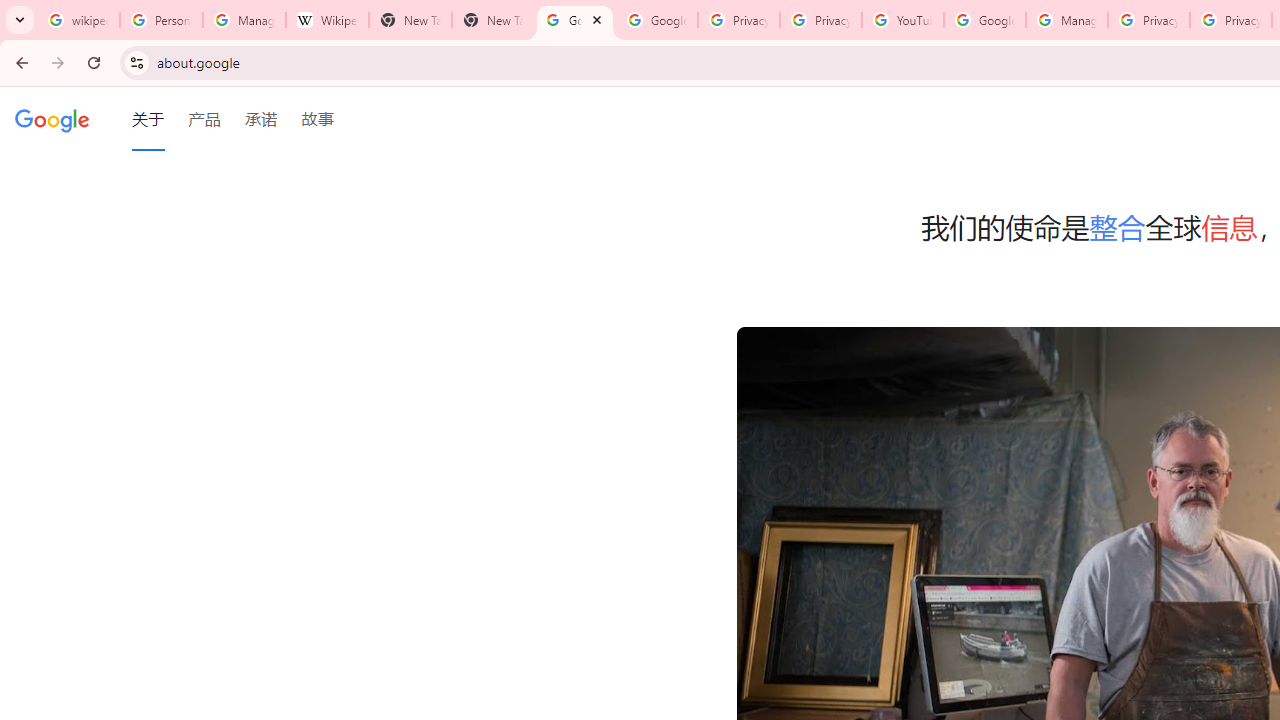 This screenshot has height=720, width=1280. Describe the element at coordinates (243, 20) in the screenshot. I see `'Manage your Location History - Google Search Help'` at that location.